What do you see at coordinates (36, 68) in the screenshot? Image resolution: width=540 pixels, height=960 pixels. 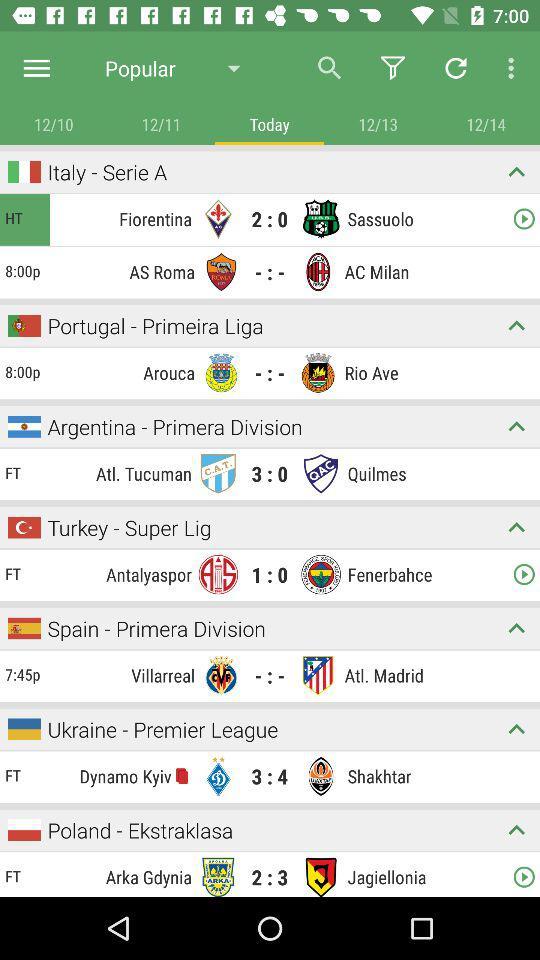 I see `menu` at bounding box center [36, 68].